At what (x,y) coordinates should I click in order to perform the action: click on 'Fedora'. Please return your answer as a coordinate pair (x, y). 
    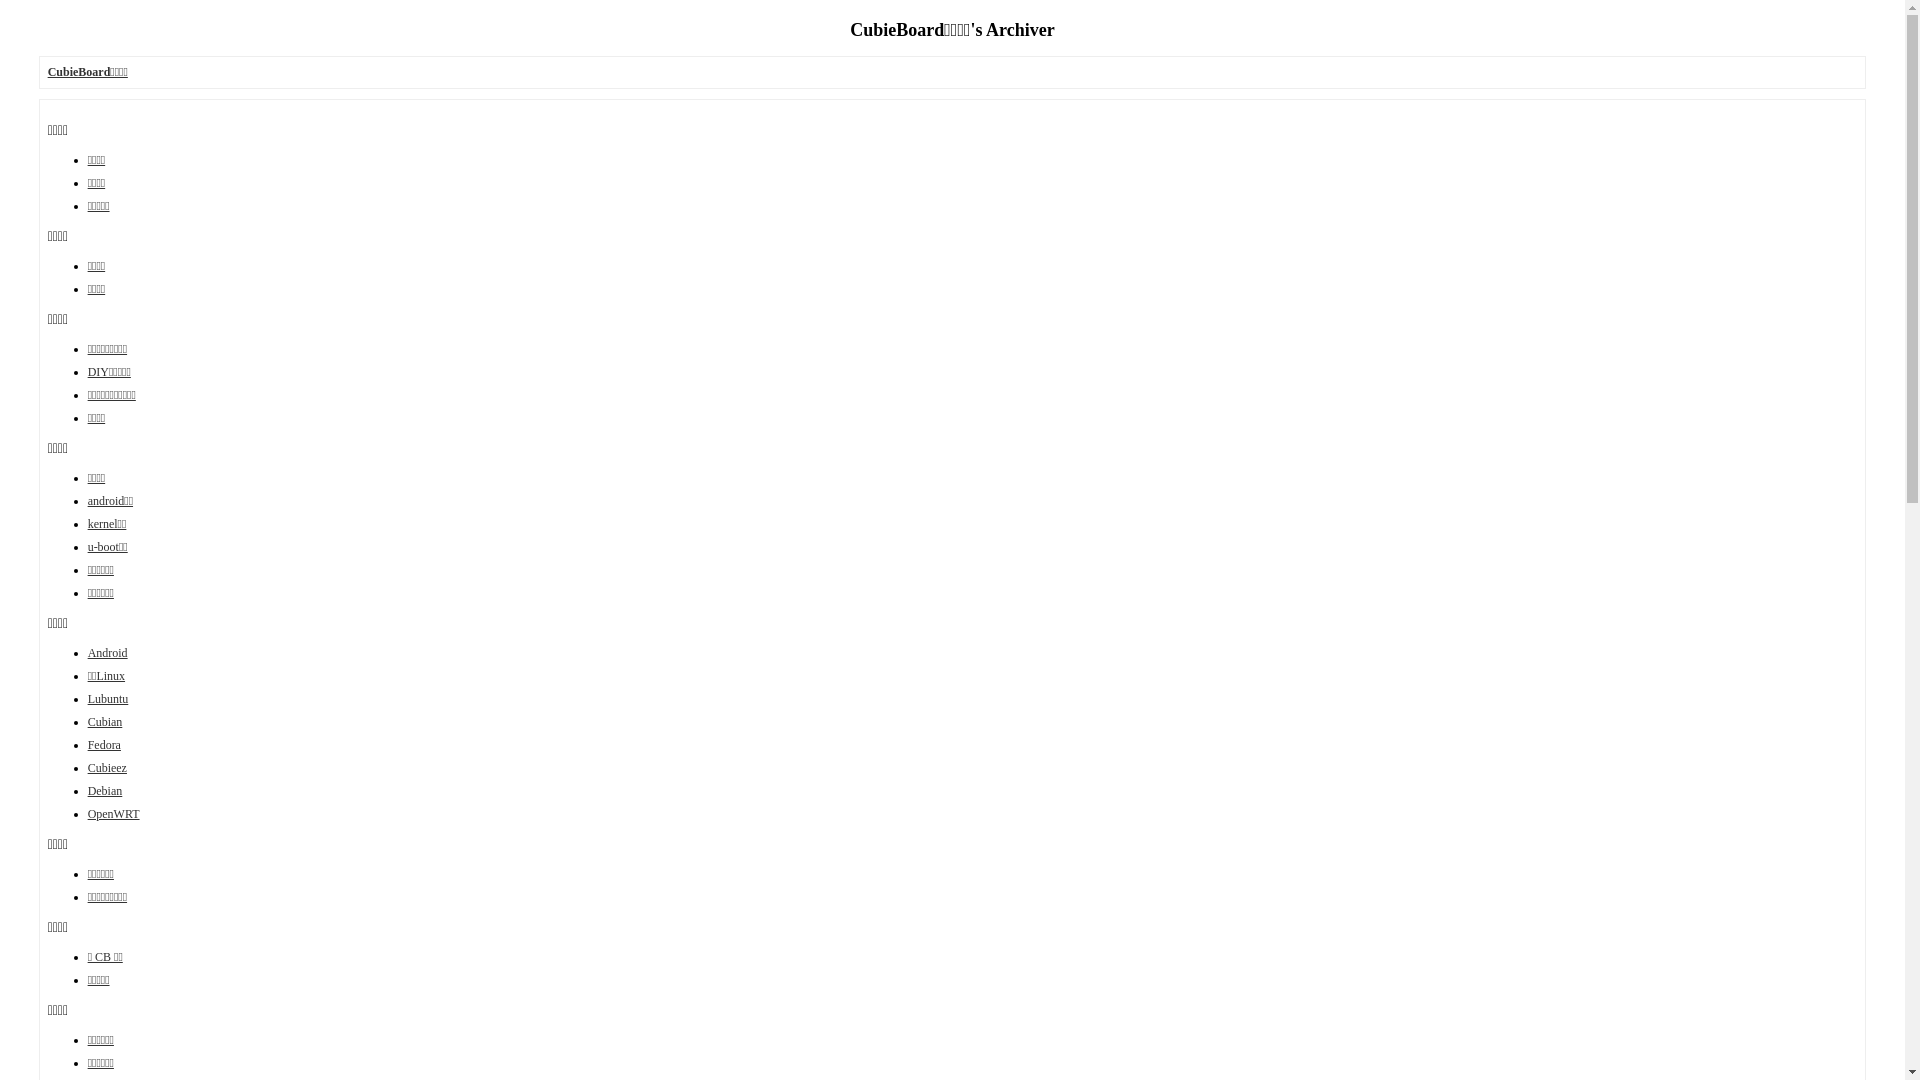
    Looking at the image, I should click on (103, 744).